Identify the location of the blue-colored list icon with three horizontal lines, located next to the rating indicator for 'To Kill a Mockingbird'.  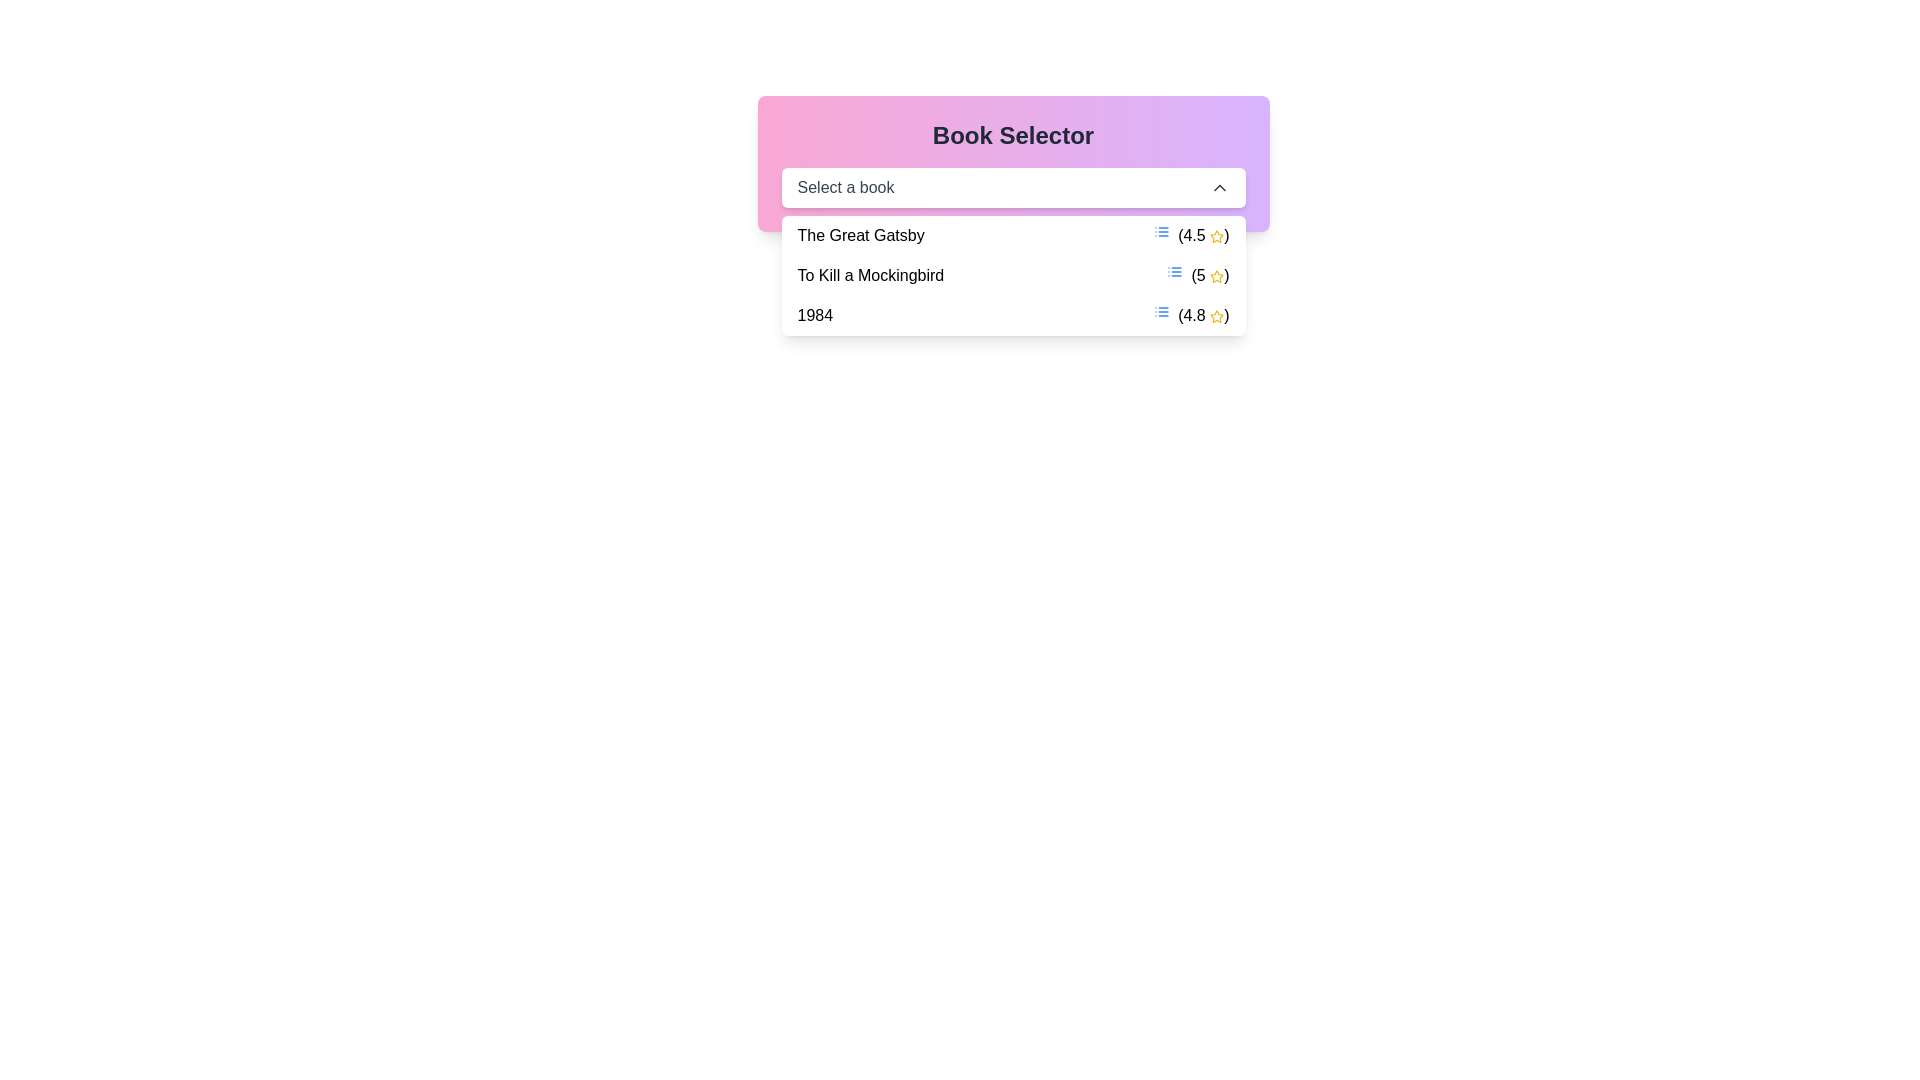
(1175, 272).